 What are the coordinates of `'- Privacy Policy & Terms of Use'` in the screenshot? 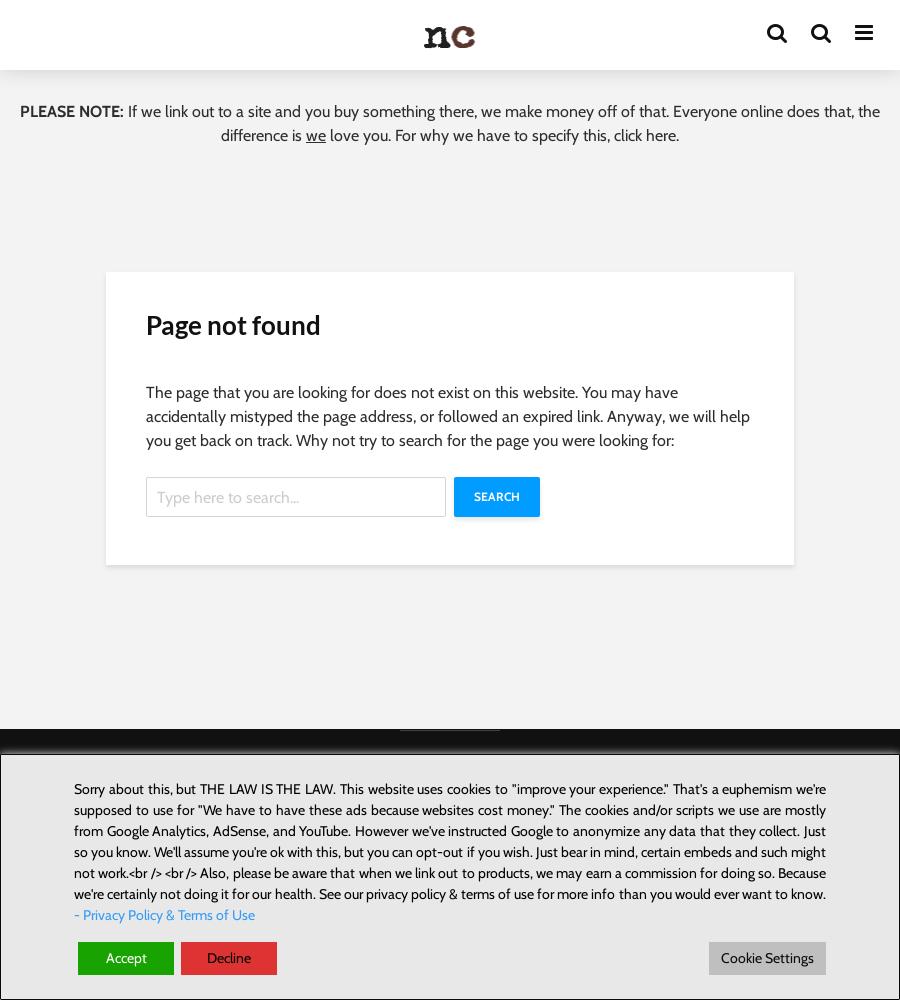 It's located at (164, 915).